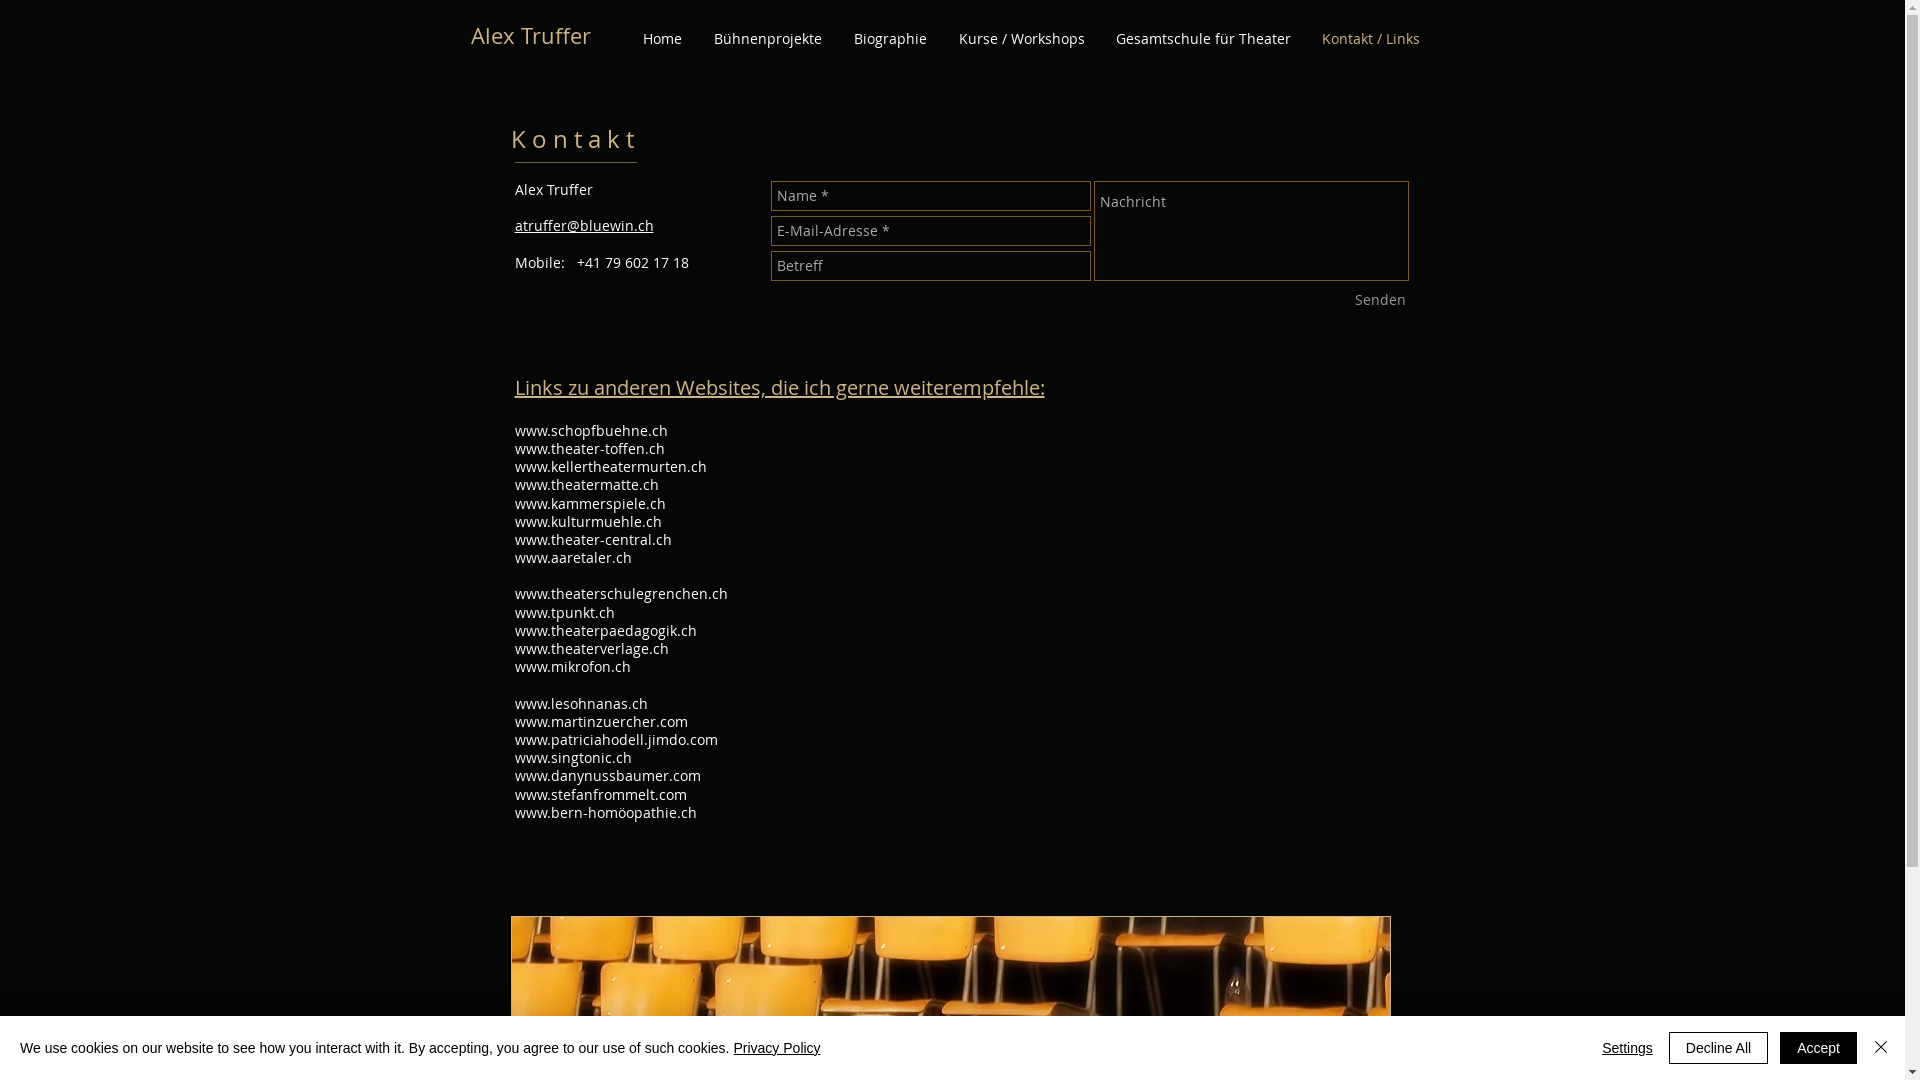 The width and height of the screenshot is (1920, 1080). What do you see at coordinates (588, 447) in the screenshot?
I see `'www.theater-toffen.ch'` at bounding box center [588, 447].